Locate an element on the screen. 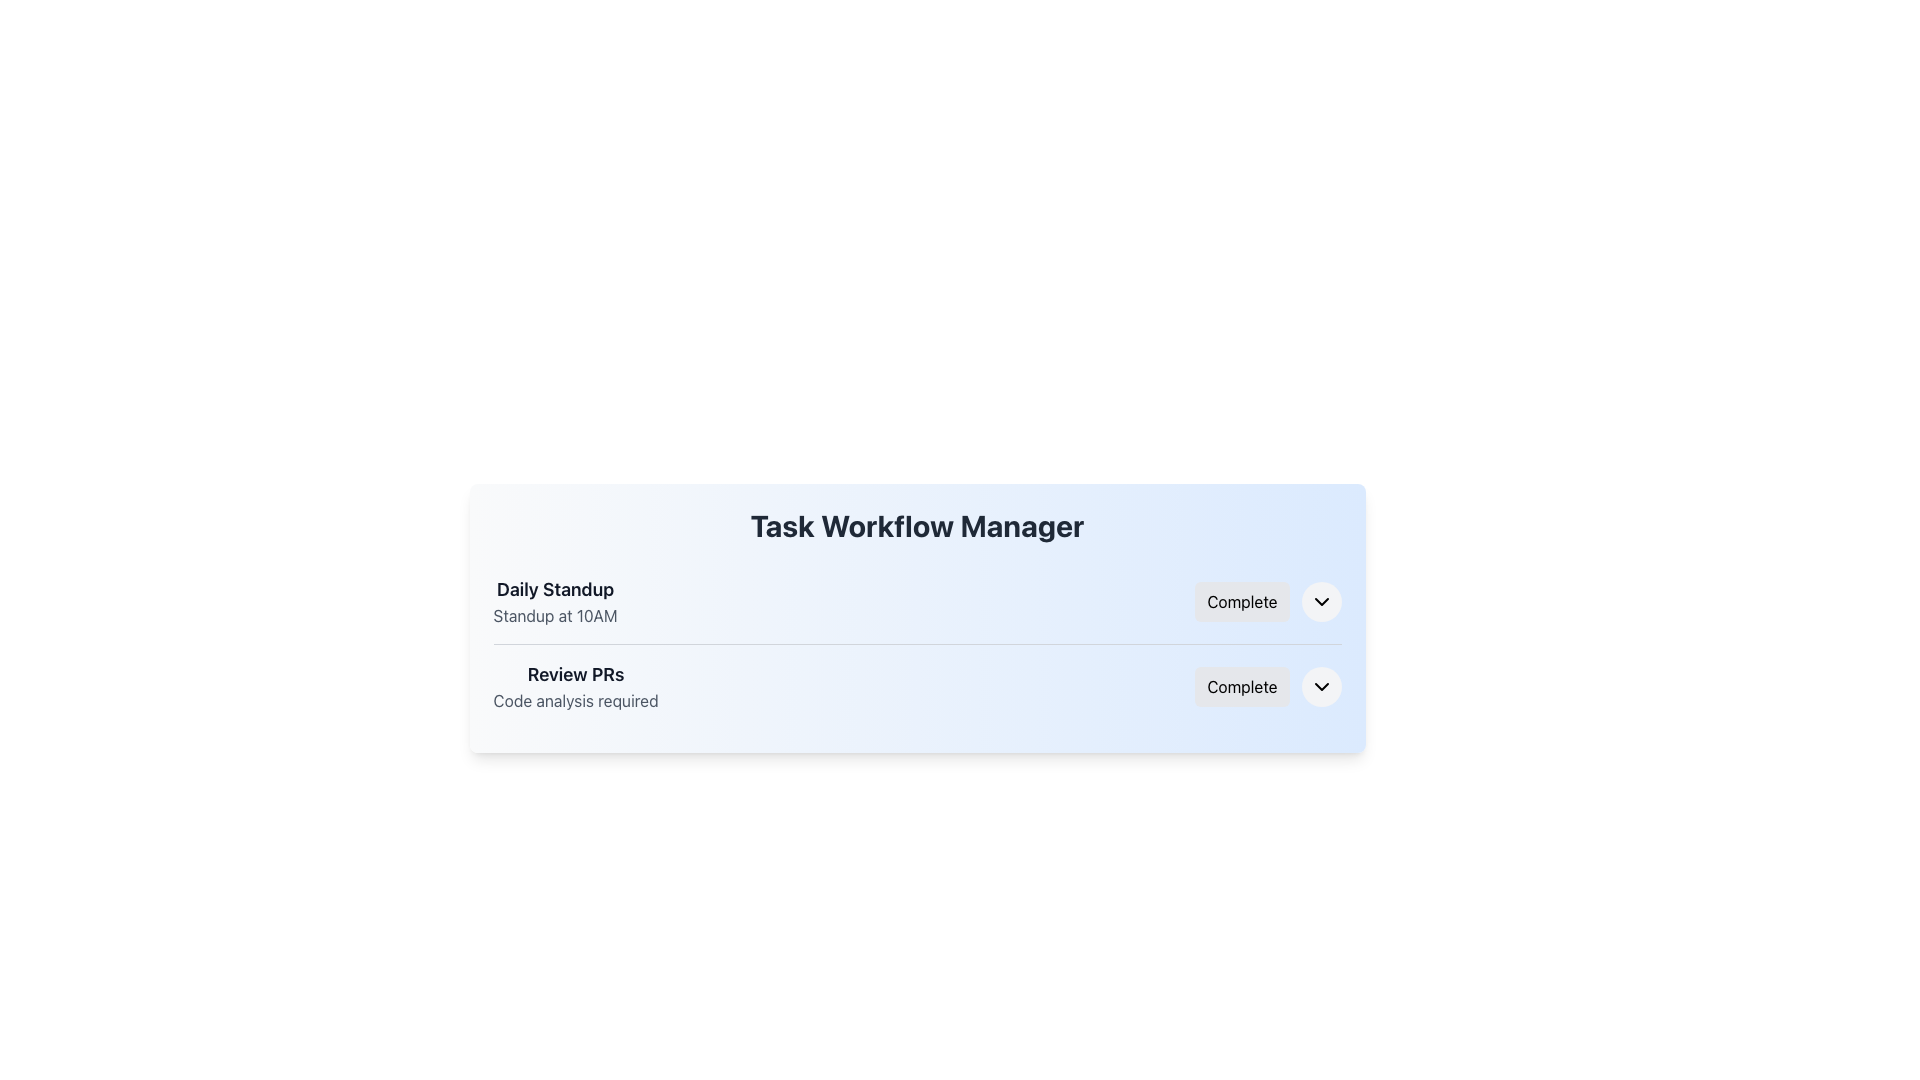  the Dropdown indicator button (chevron icon) located at the far right of the second row ('Review PRs') in the Task Workflow Manager is located at coordinates (1321, 685).